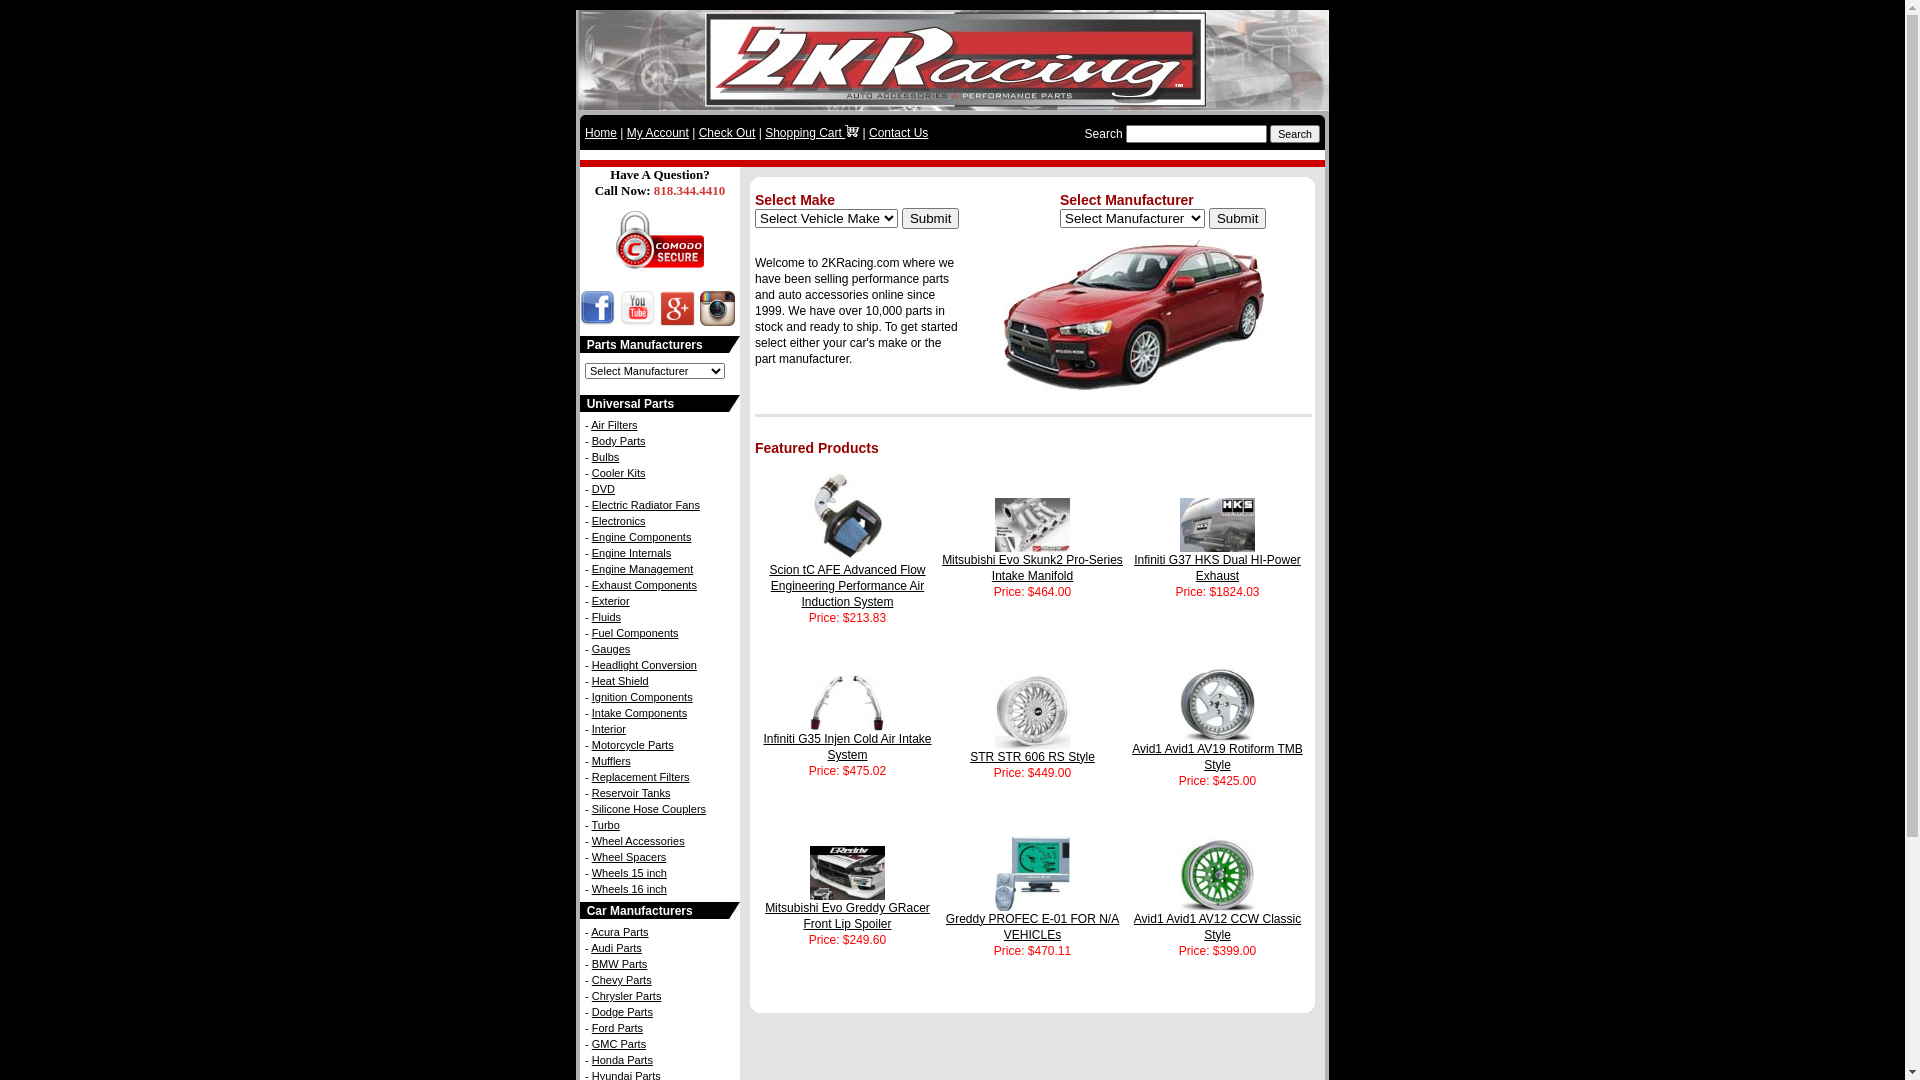 This screenshot has width=1920, height=1080. Describe the element at coordinates (590, 808) in the screenshot. I see `'Silicone Hose Couplers'` at that location.